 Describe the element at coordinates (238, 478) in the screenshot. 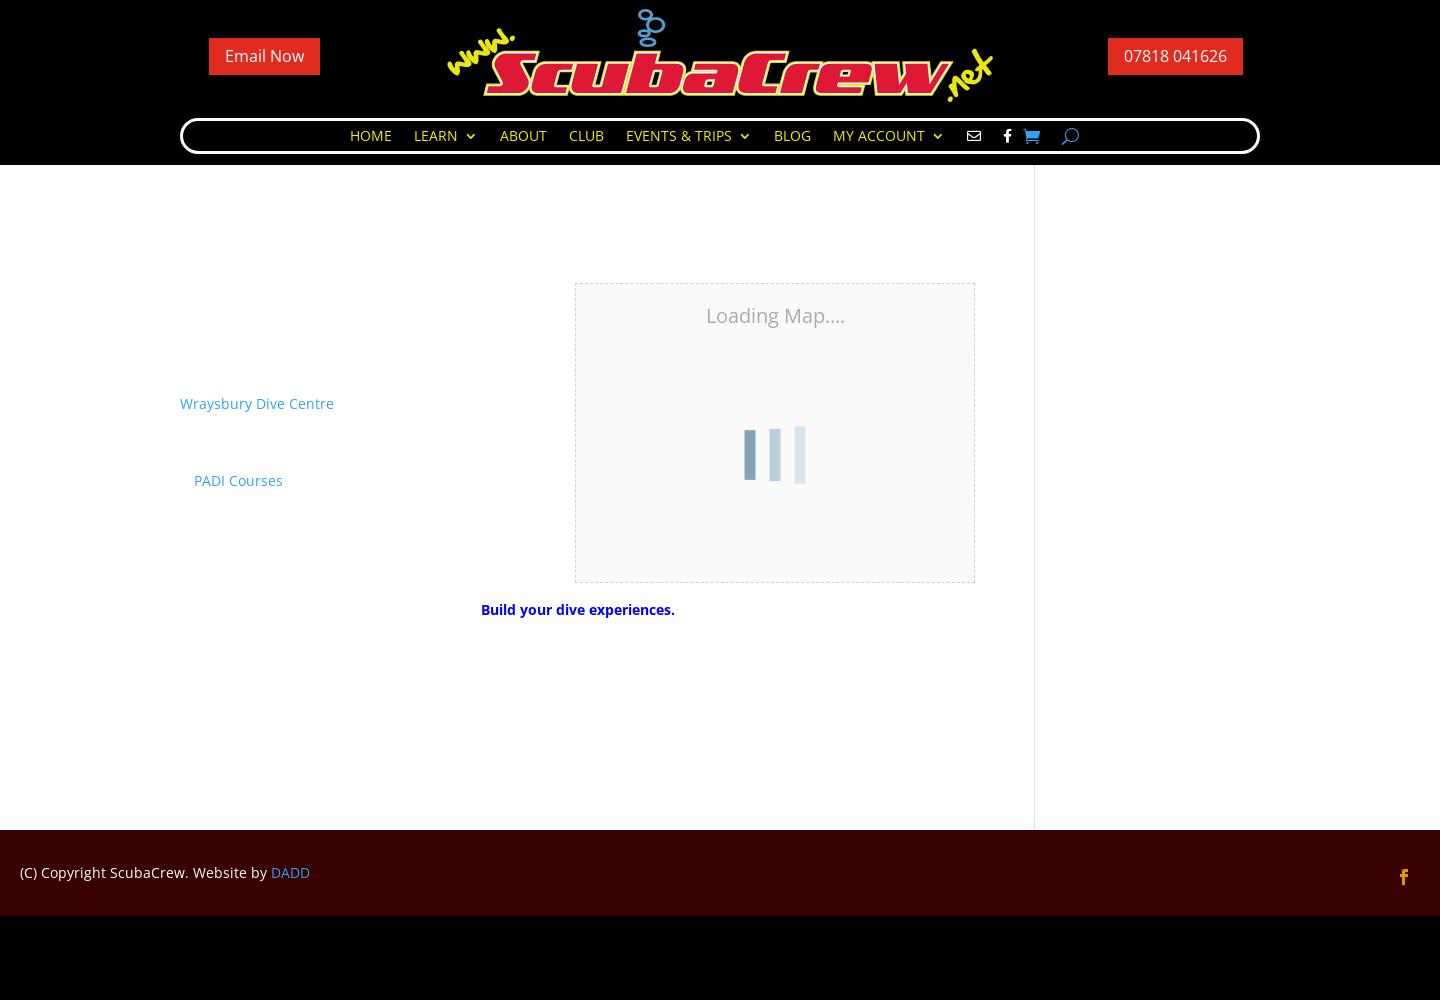

I see `'PADI Courses'` at that location.